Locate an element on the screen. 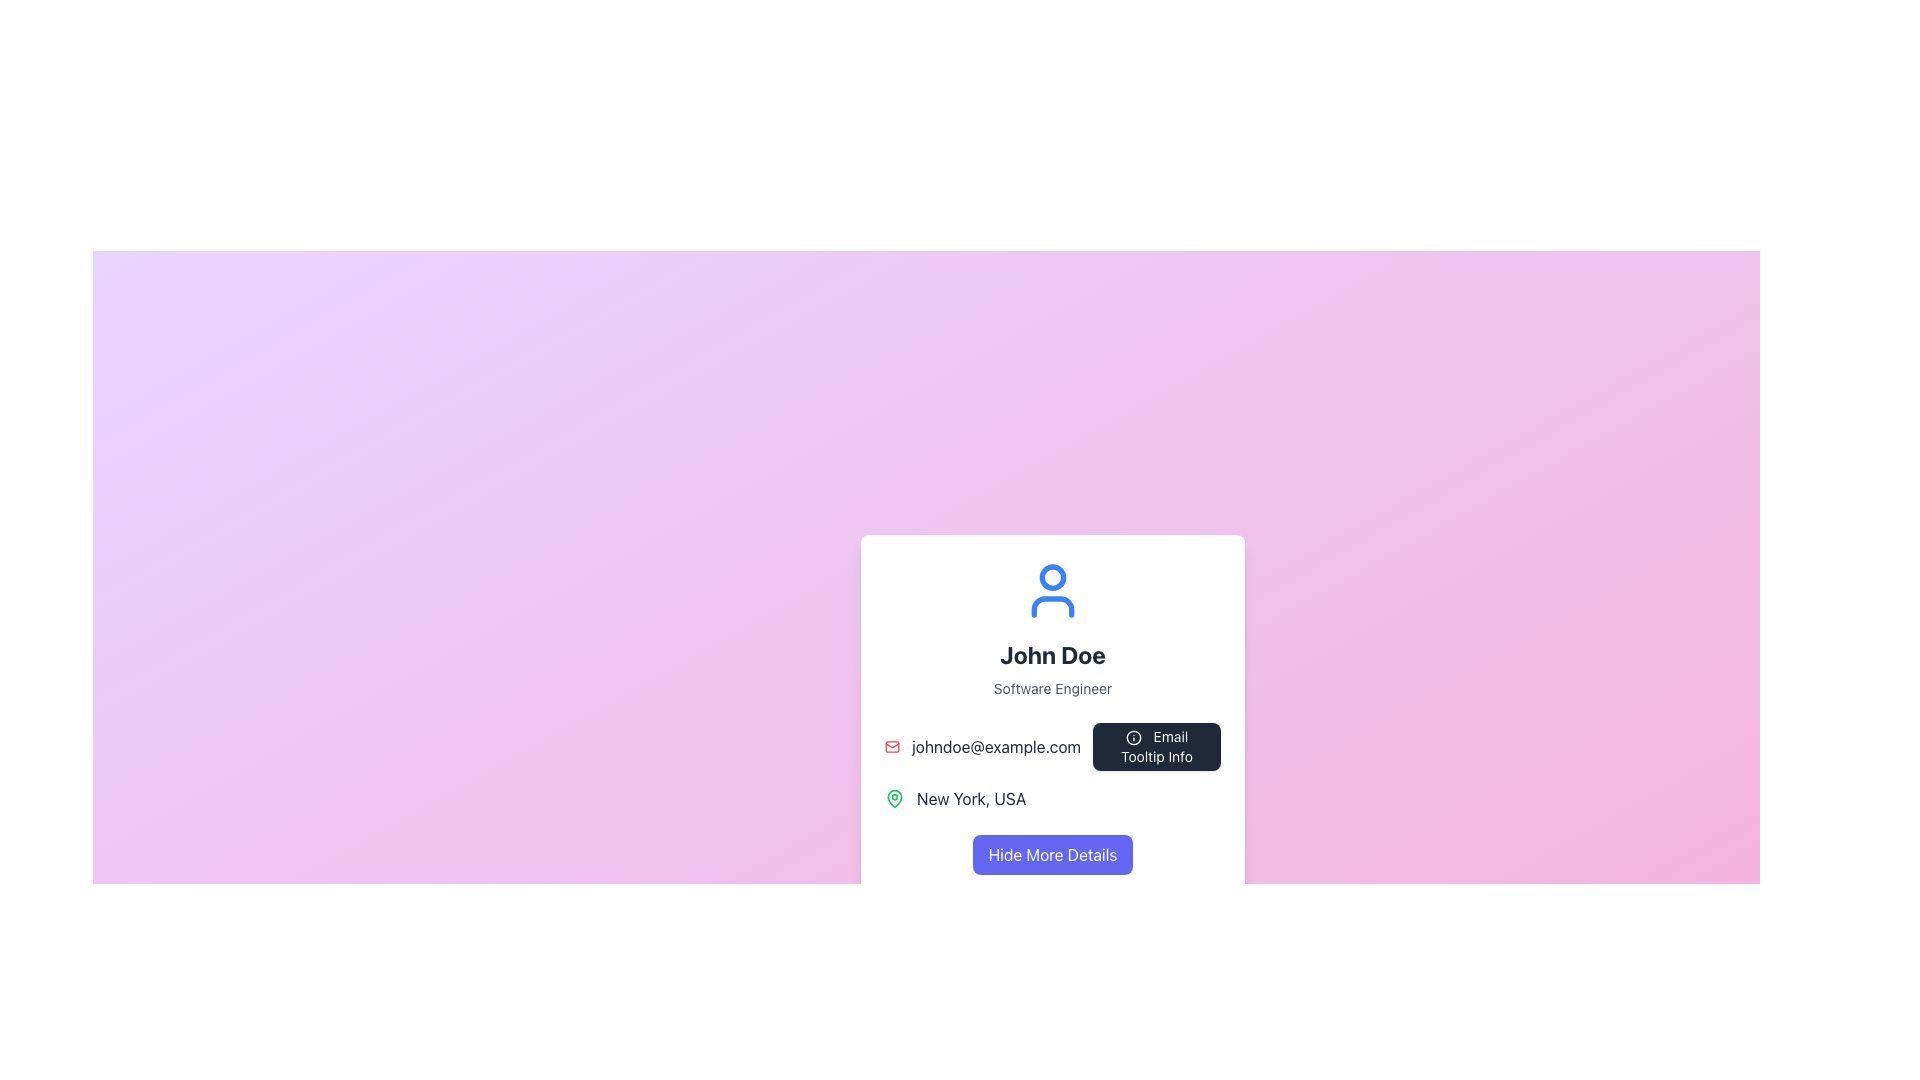 This screenshot has width=1920, height=1080. the stylized user icon with a blue outline located at the top of the card layout, centered above the name 'John Doe' and the text 'Software Engineer' is located at coordinates (1051, 589).